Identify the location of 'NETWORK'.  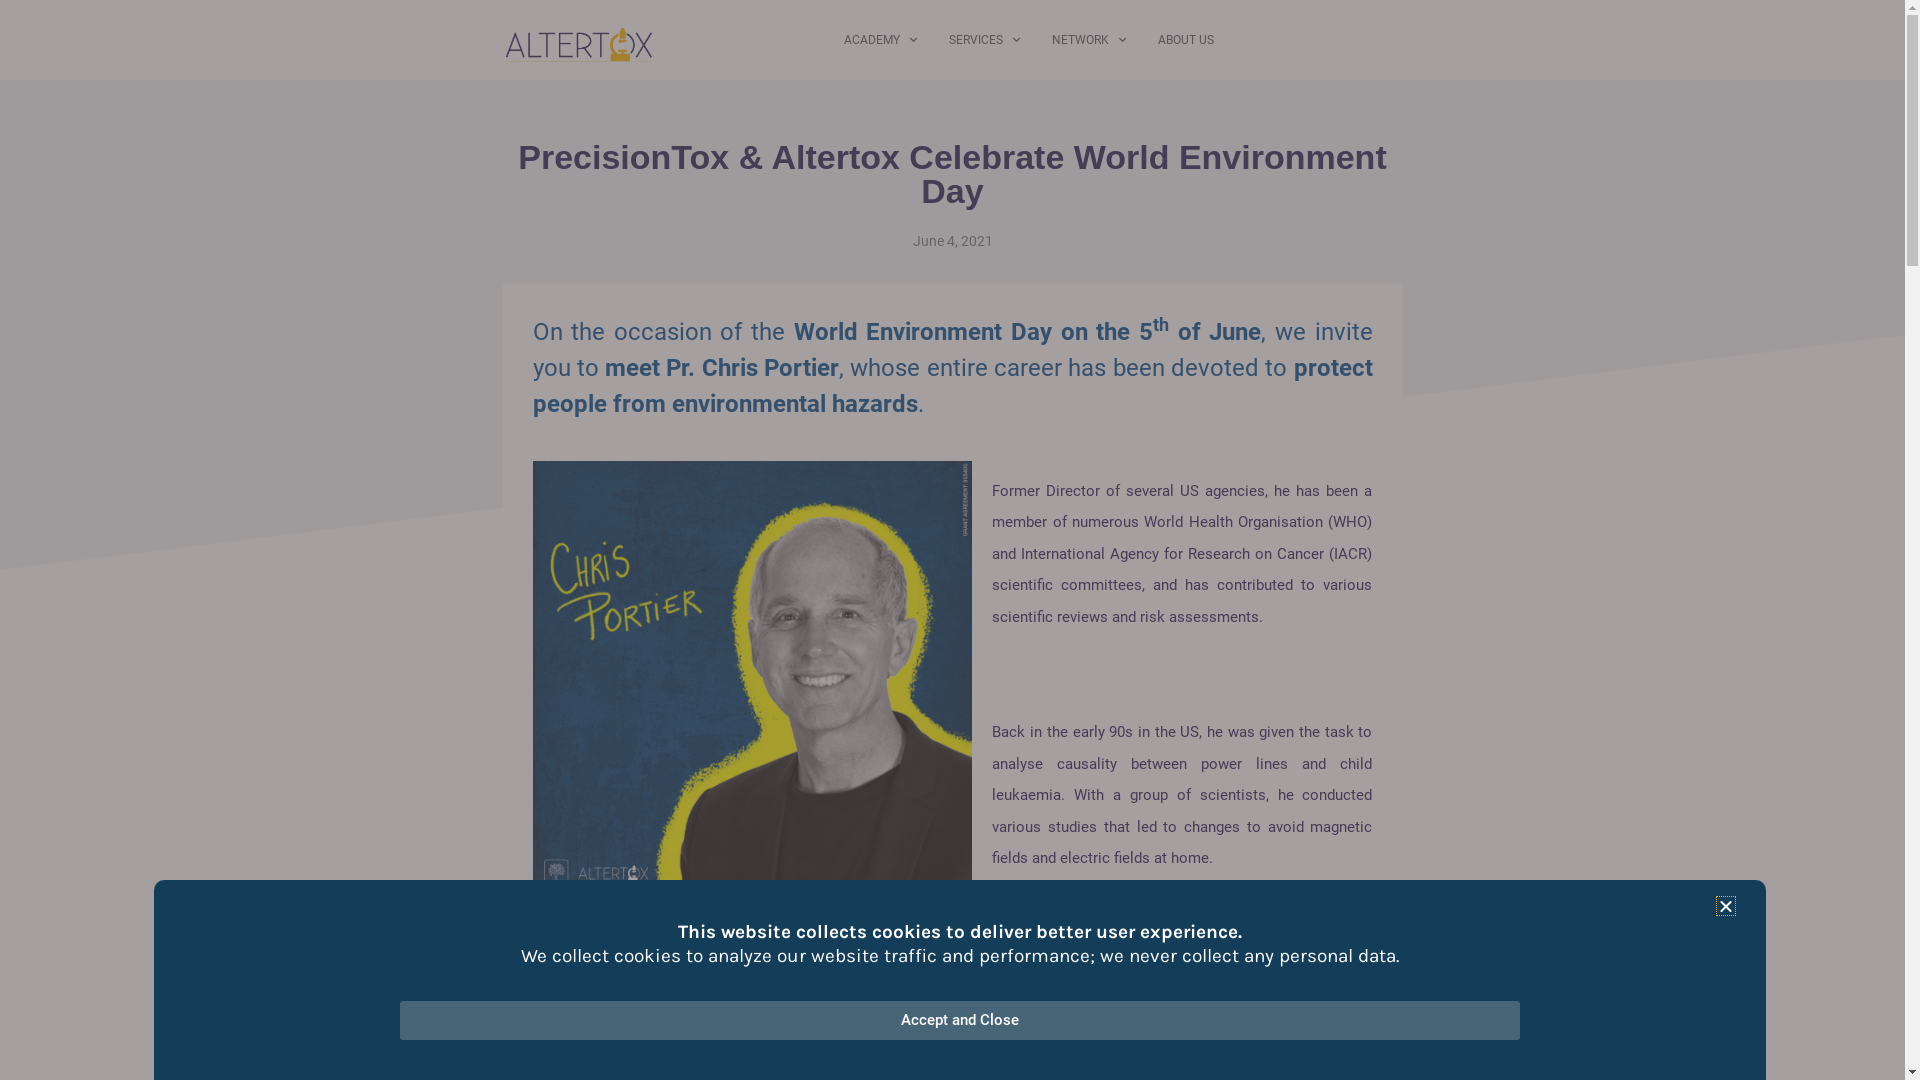
(1088, 39).